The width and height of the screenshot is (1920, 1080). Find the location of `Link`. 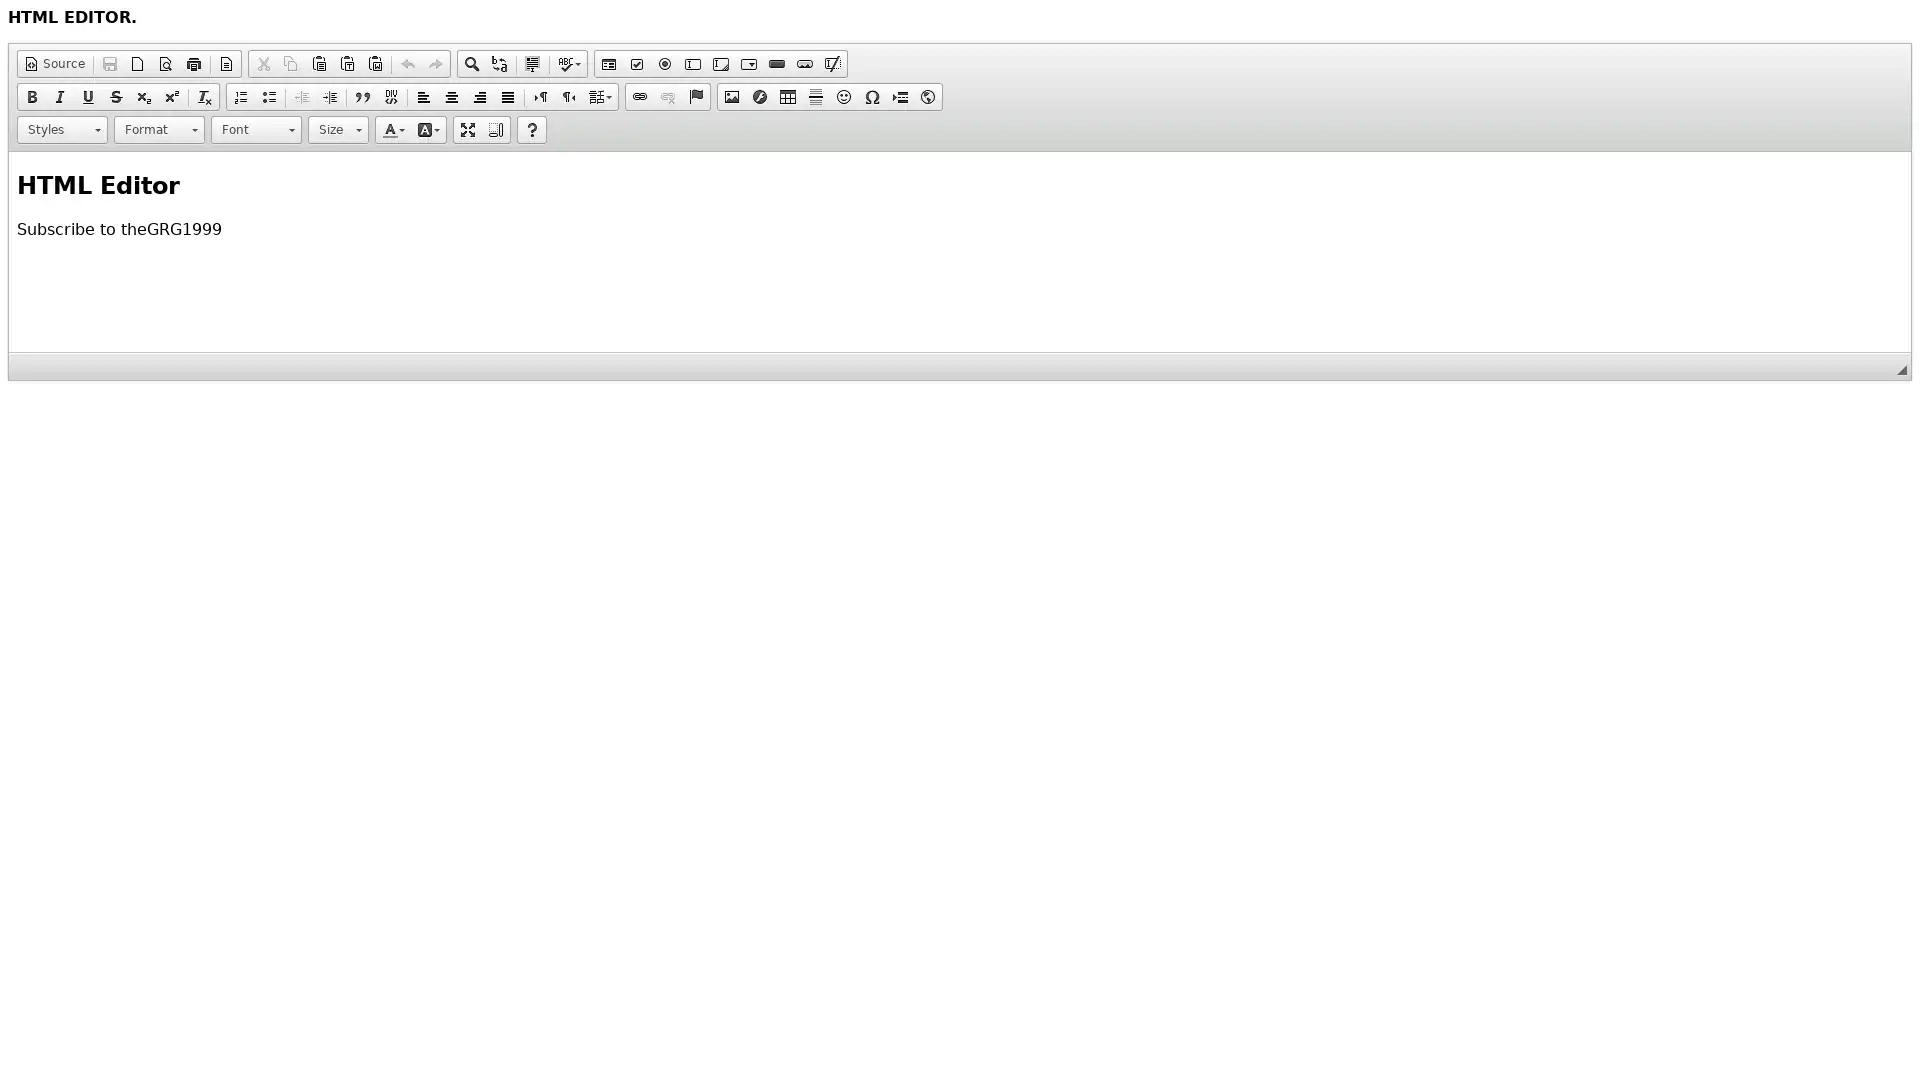

Link is located at coordinates (638, 96).